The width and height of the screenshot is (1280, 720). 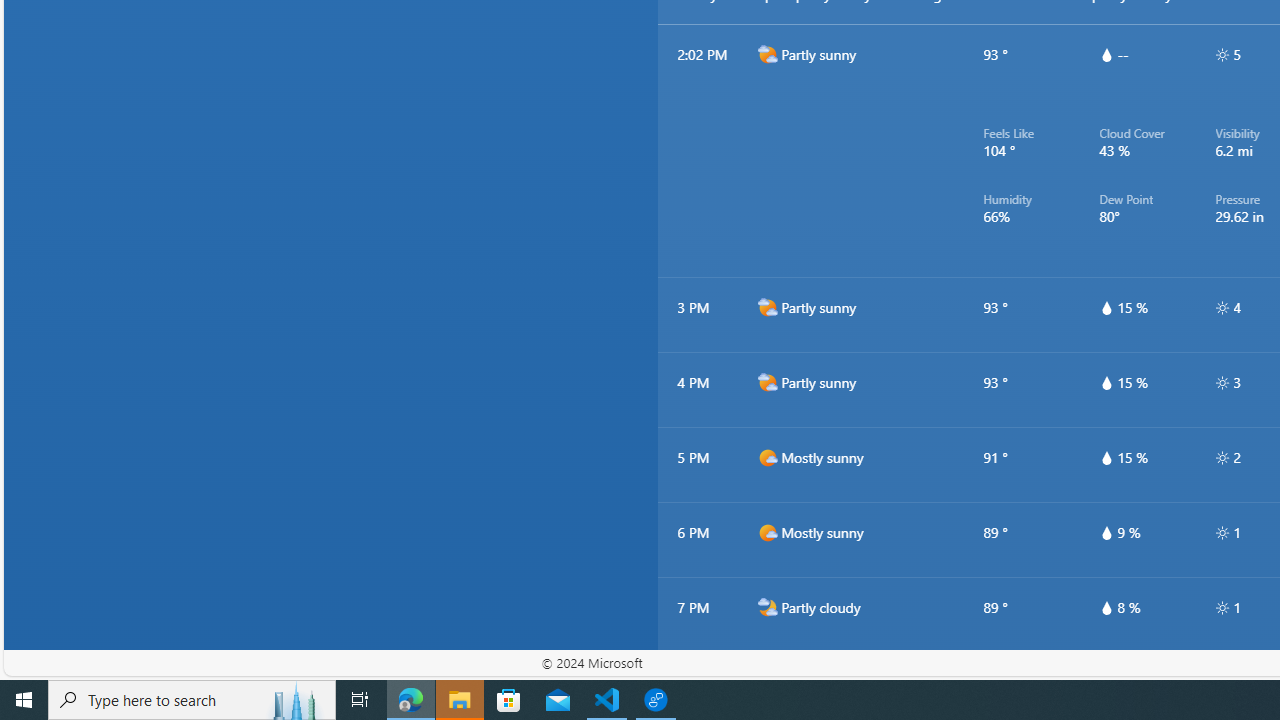 What do you see at coordinates (1105, 607) in the screenshot?
I see `'hourlyTable/drop'` at bounding box center [1105, 607].